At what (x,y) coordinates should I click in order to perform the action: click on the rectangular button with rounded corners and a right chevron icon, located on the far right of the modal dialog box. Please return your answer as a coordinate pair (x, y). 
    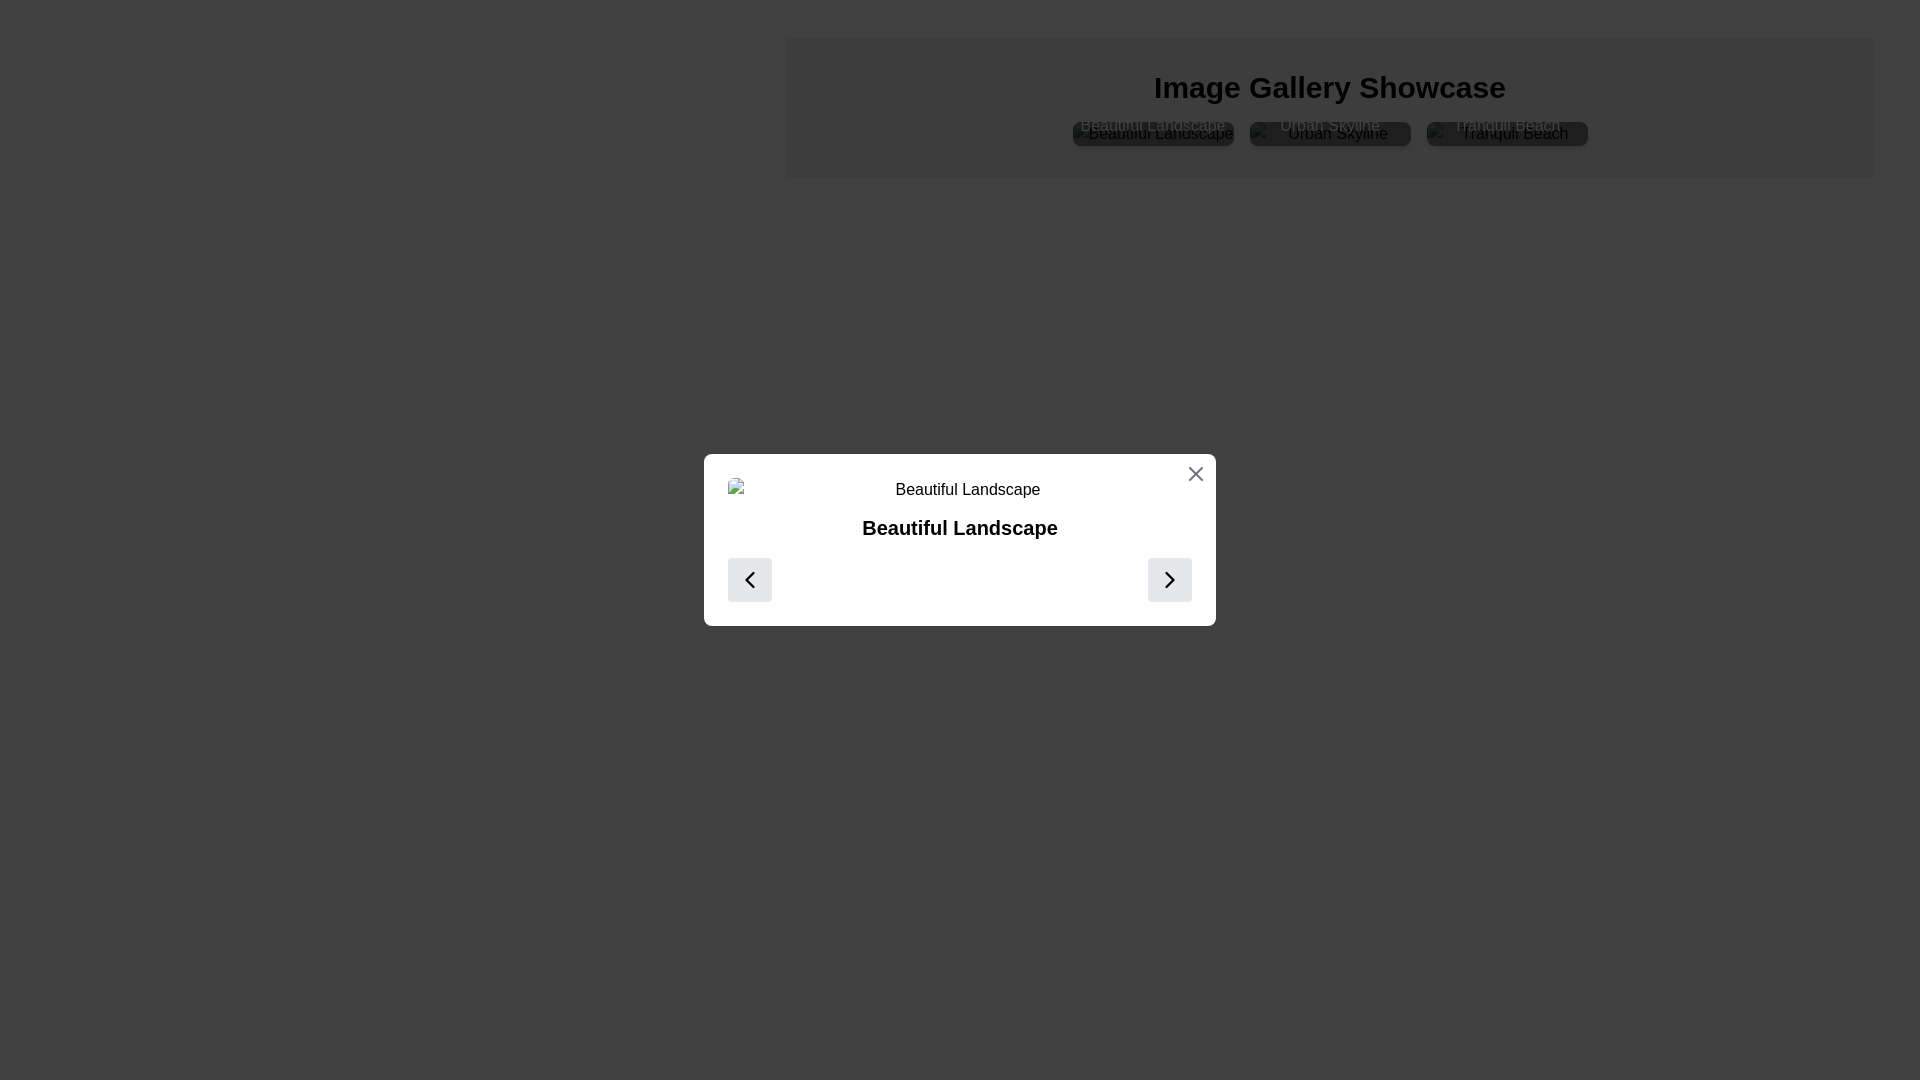
    Looking at the image, I should click on (1170, 579).